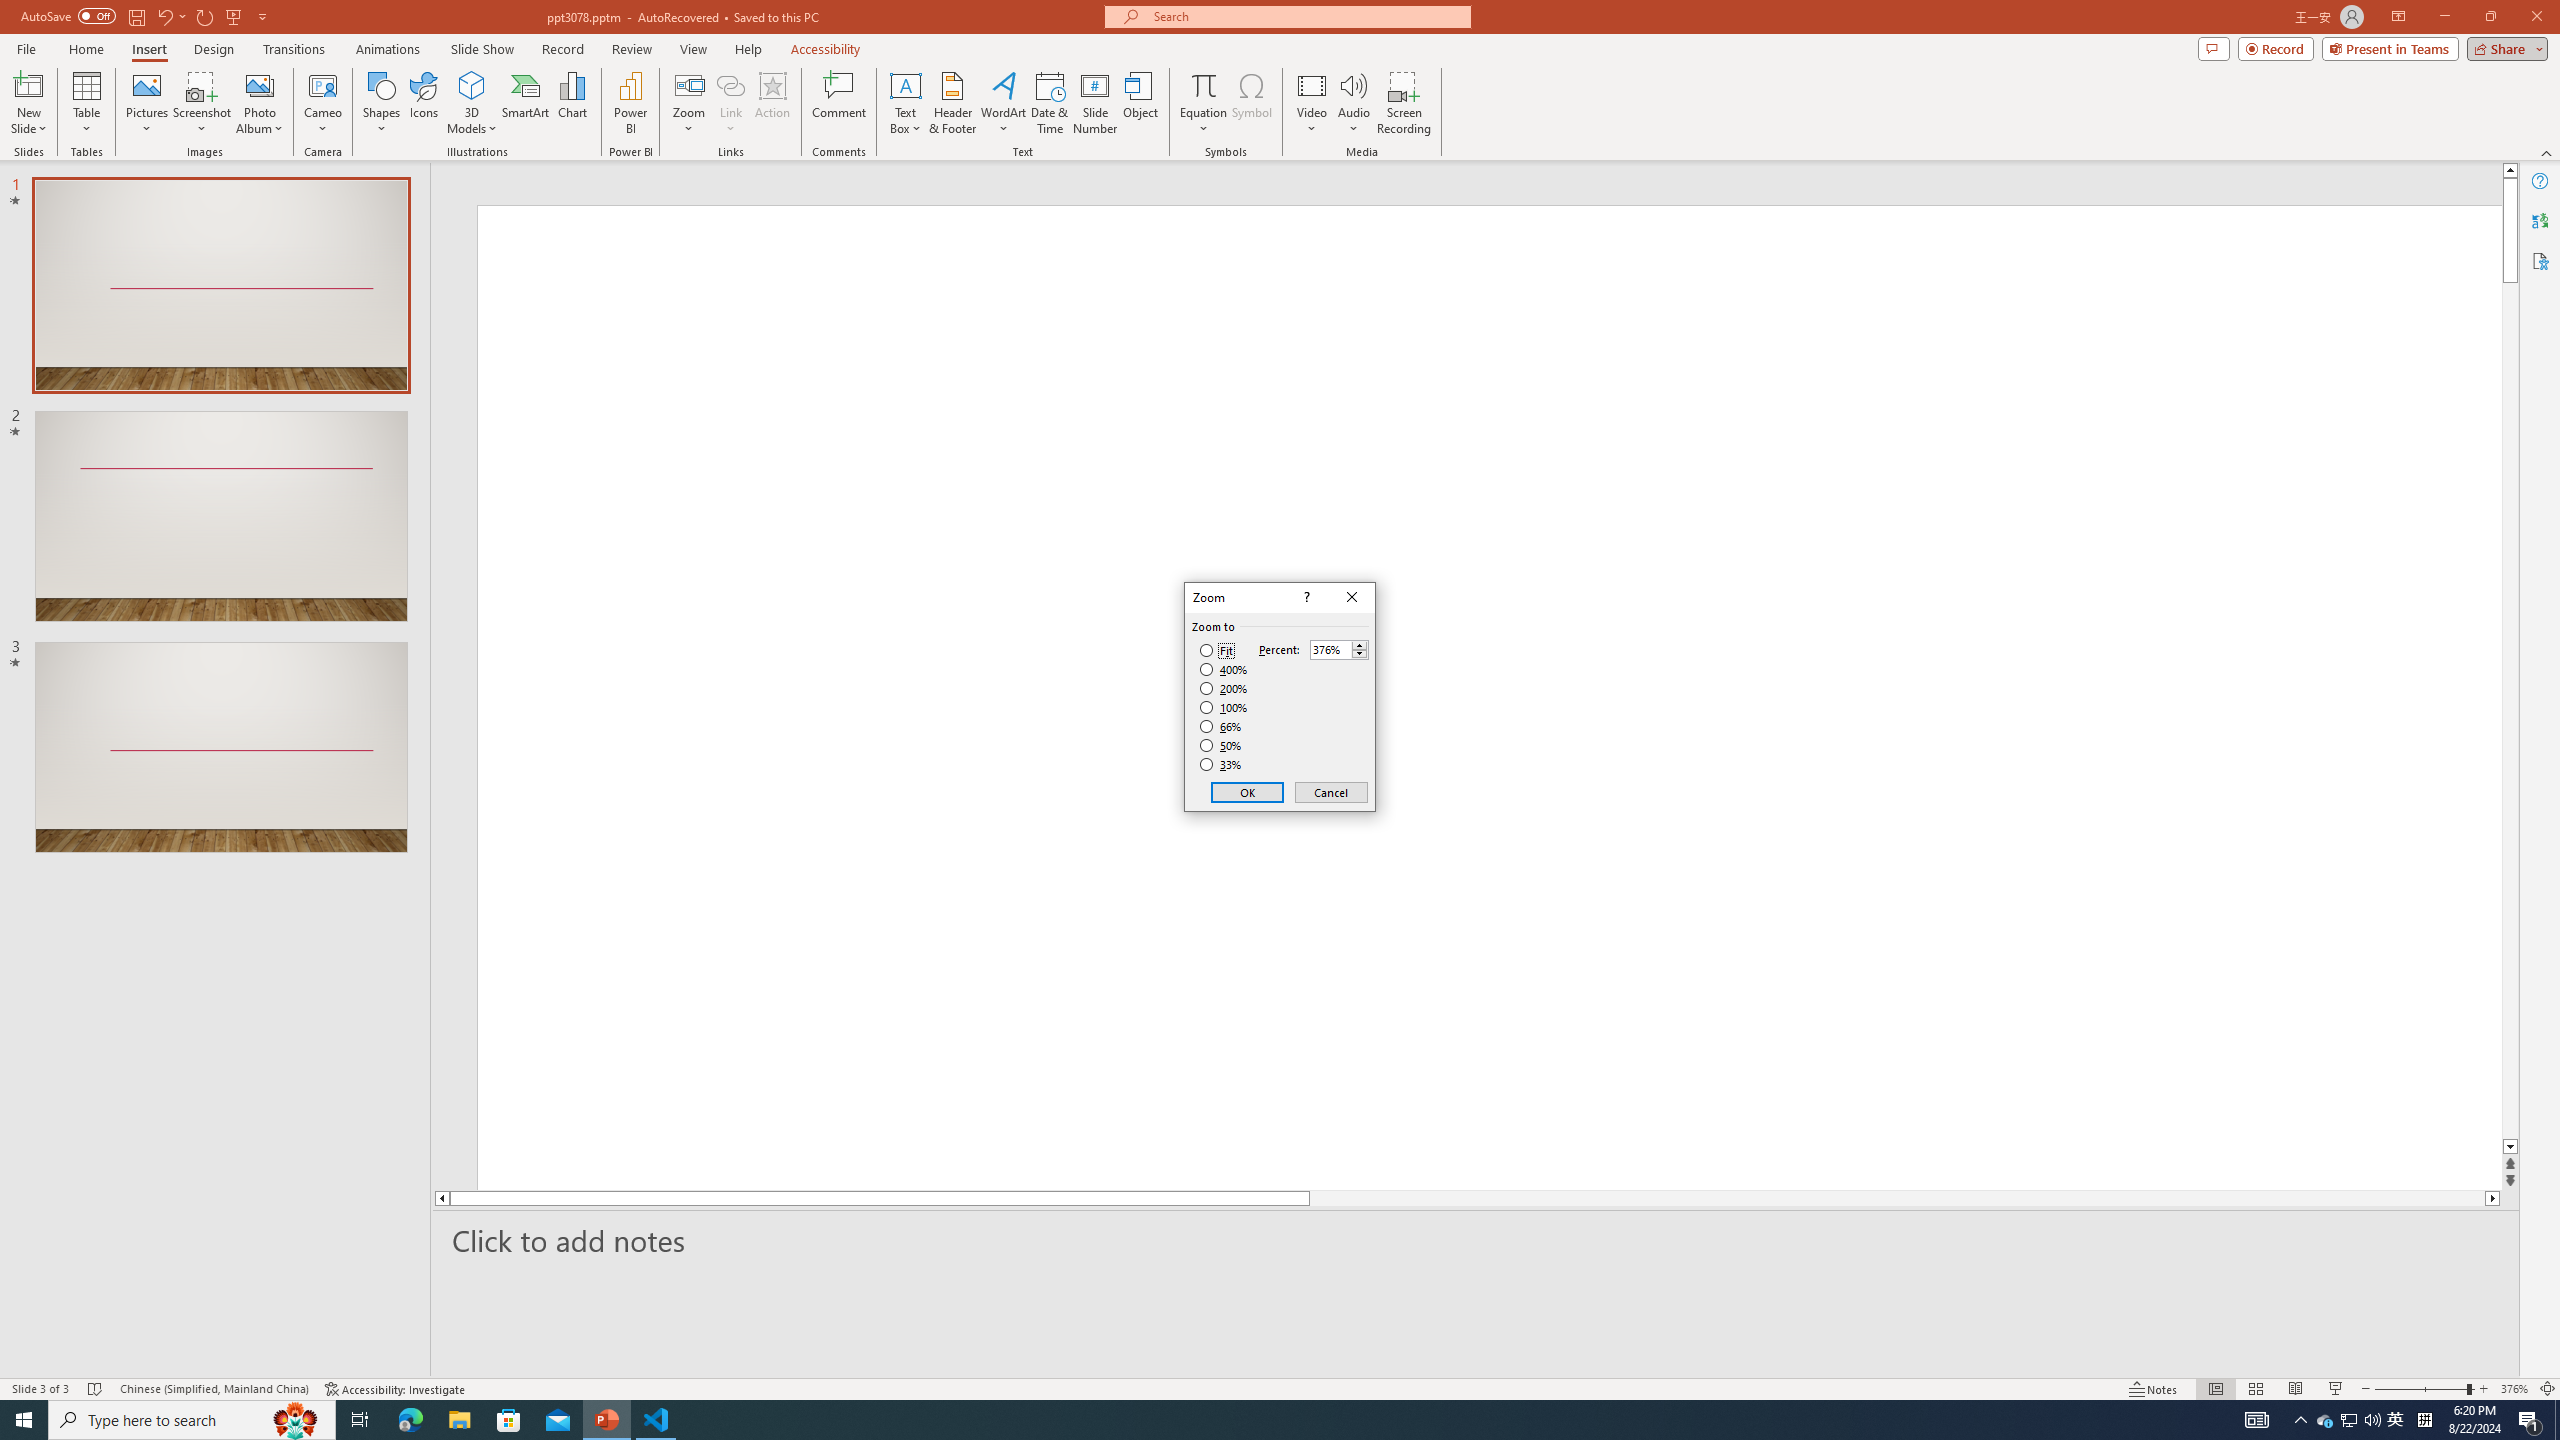 The image size is (2560, 1440). What do you see at coordinates (201, 103) in the screenshot?
I see `'Screenshot'` at bounding box center [201, 103].